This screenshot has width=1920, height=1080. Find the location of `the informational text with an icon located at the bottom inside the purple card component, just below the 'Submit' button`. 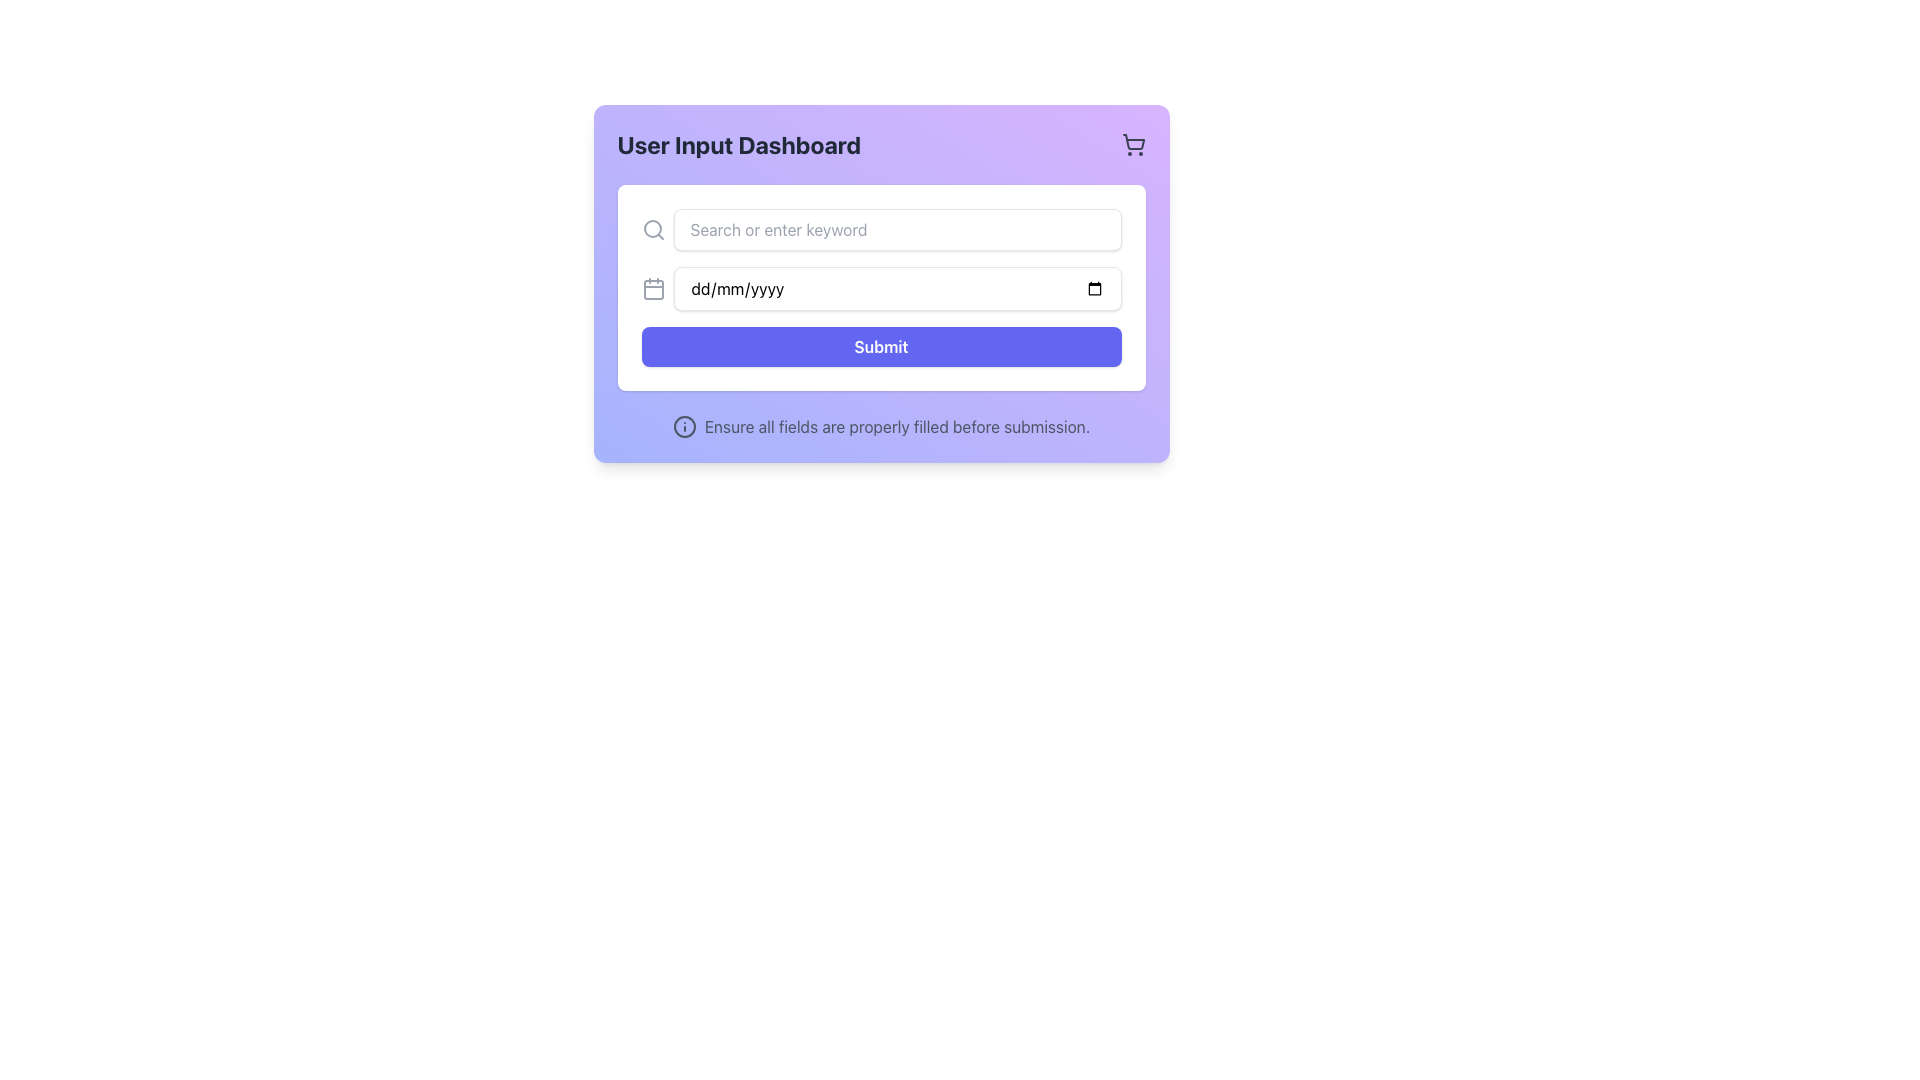

the informational text with an icon located at the bottom inside the purple card component, just below the 'Submit' button is located at coordinates (880, 426).